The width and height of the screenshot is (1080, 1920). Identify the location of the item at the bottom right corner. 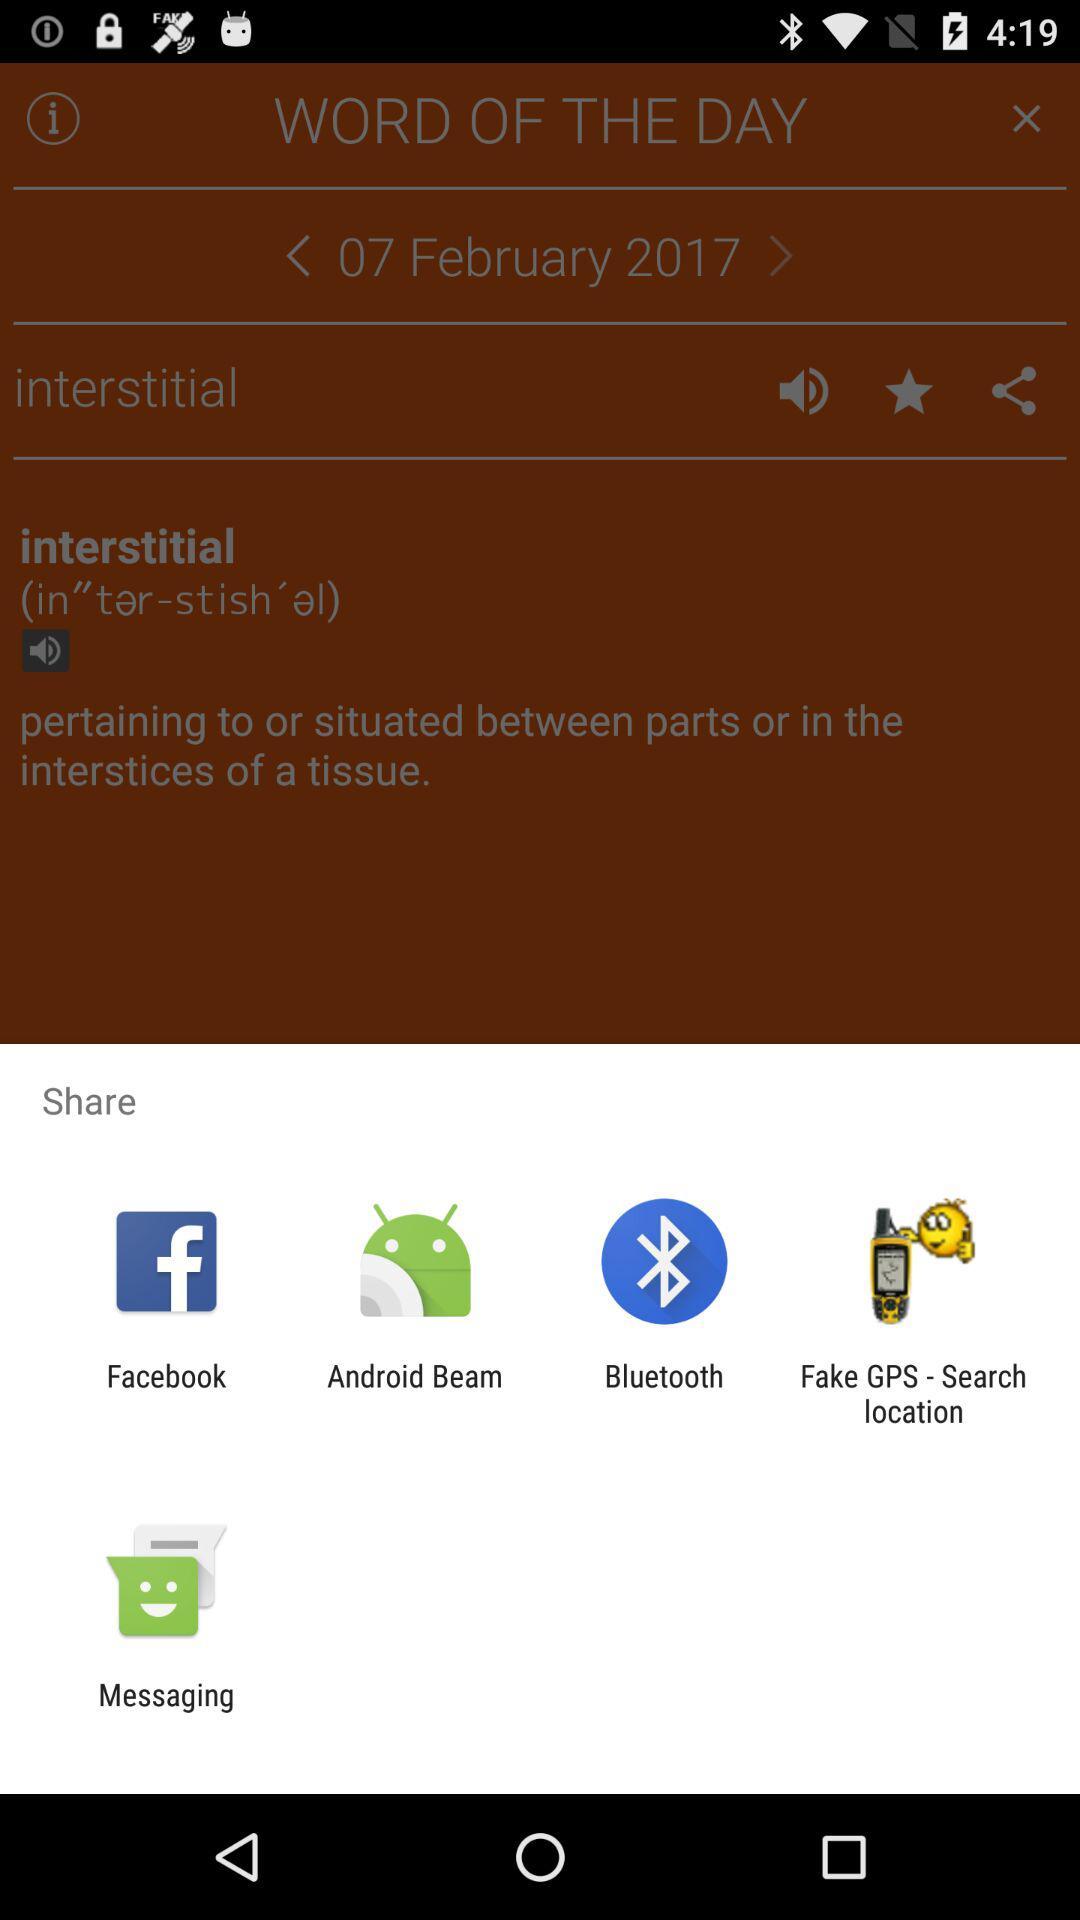
(913, 1392).